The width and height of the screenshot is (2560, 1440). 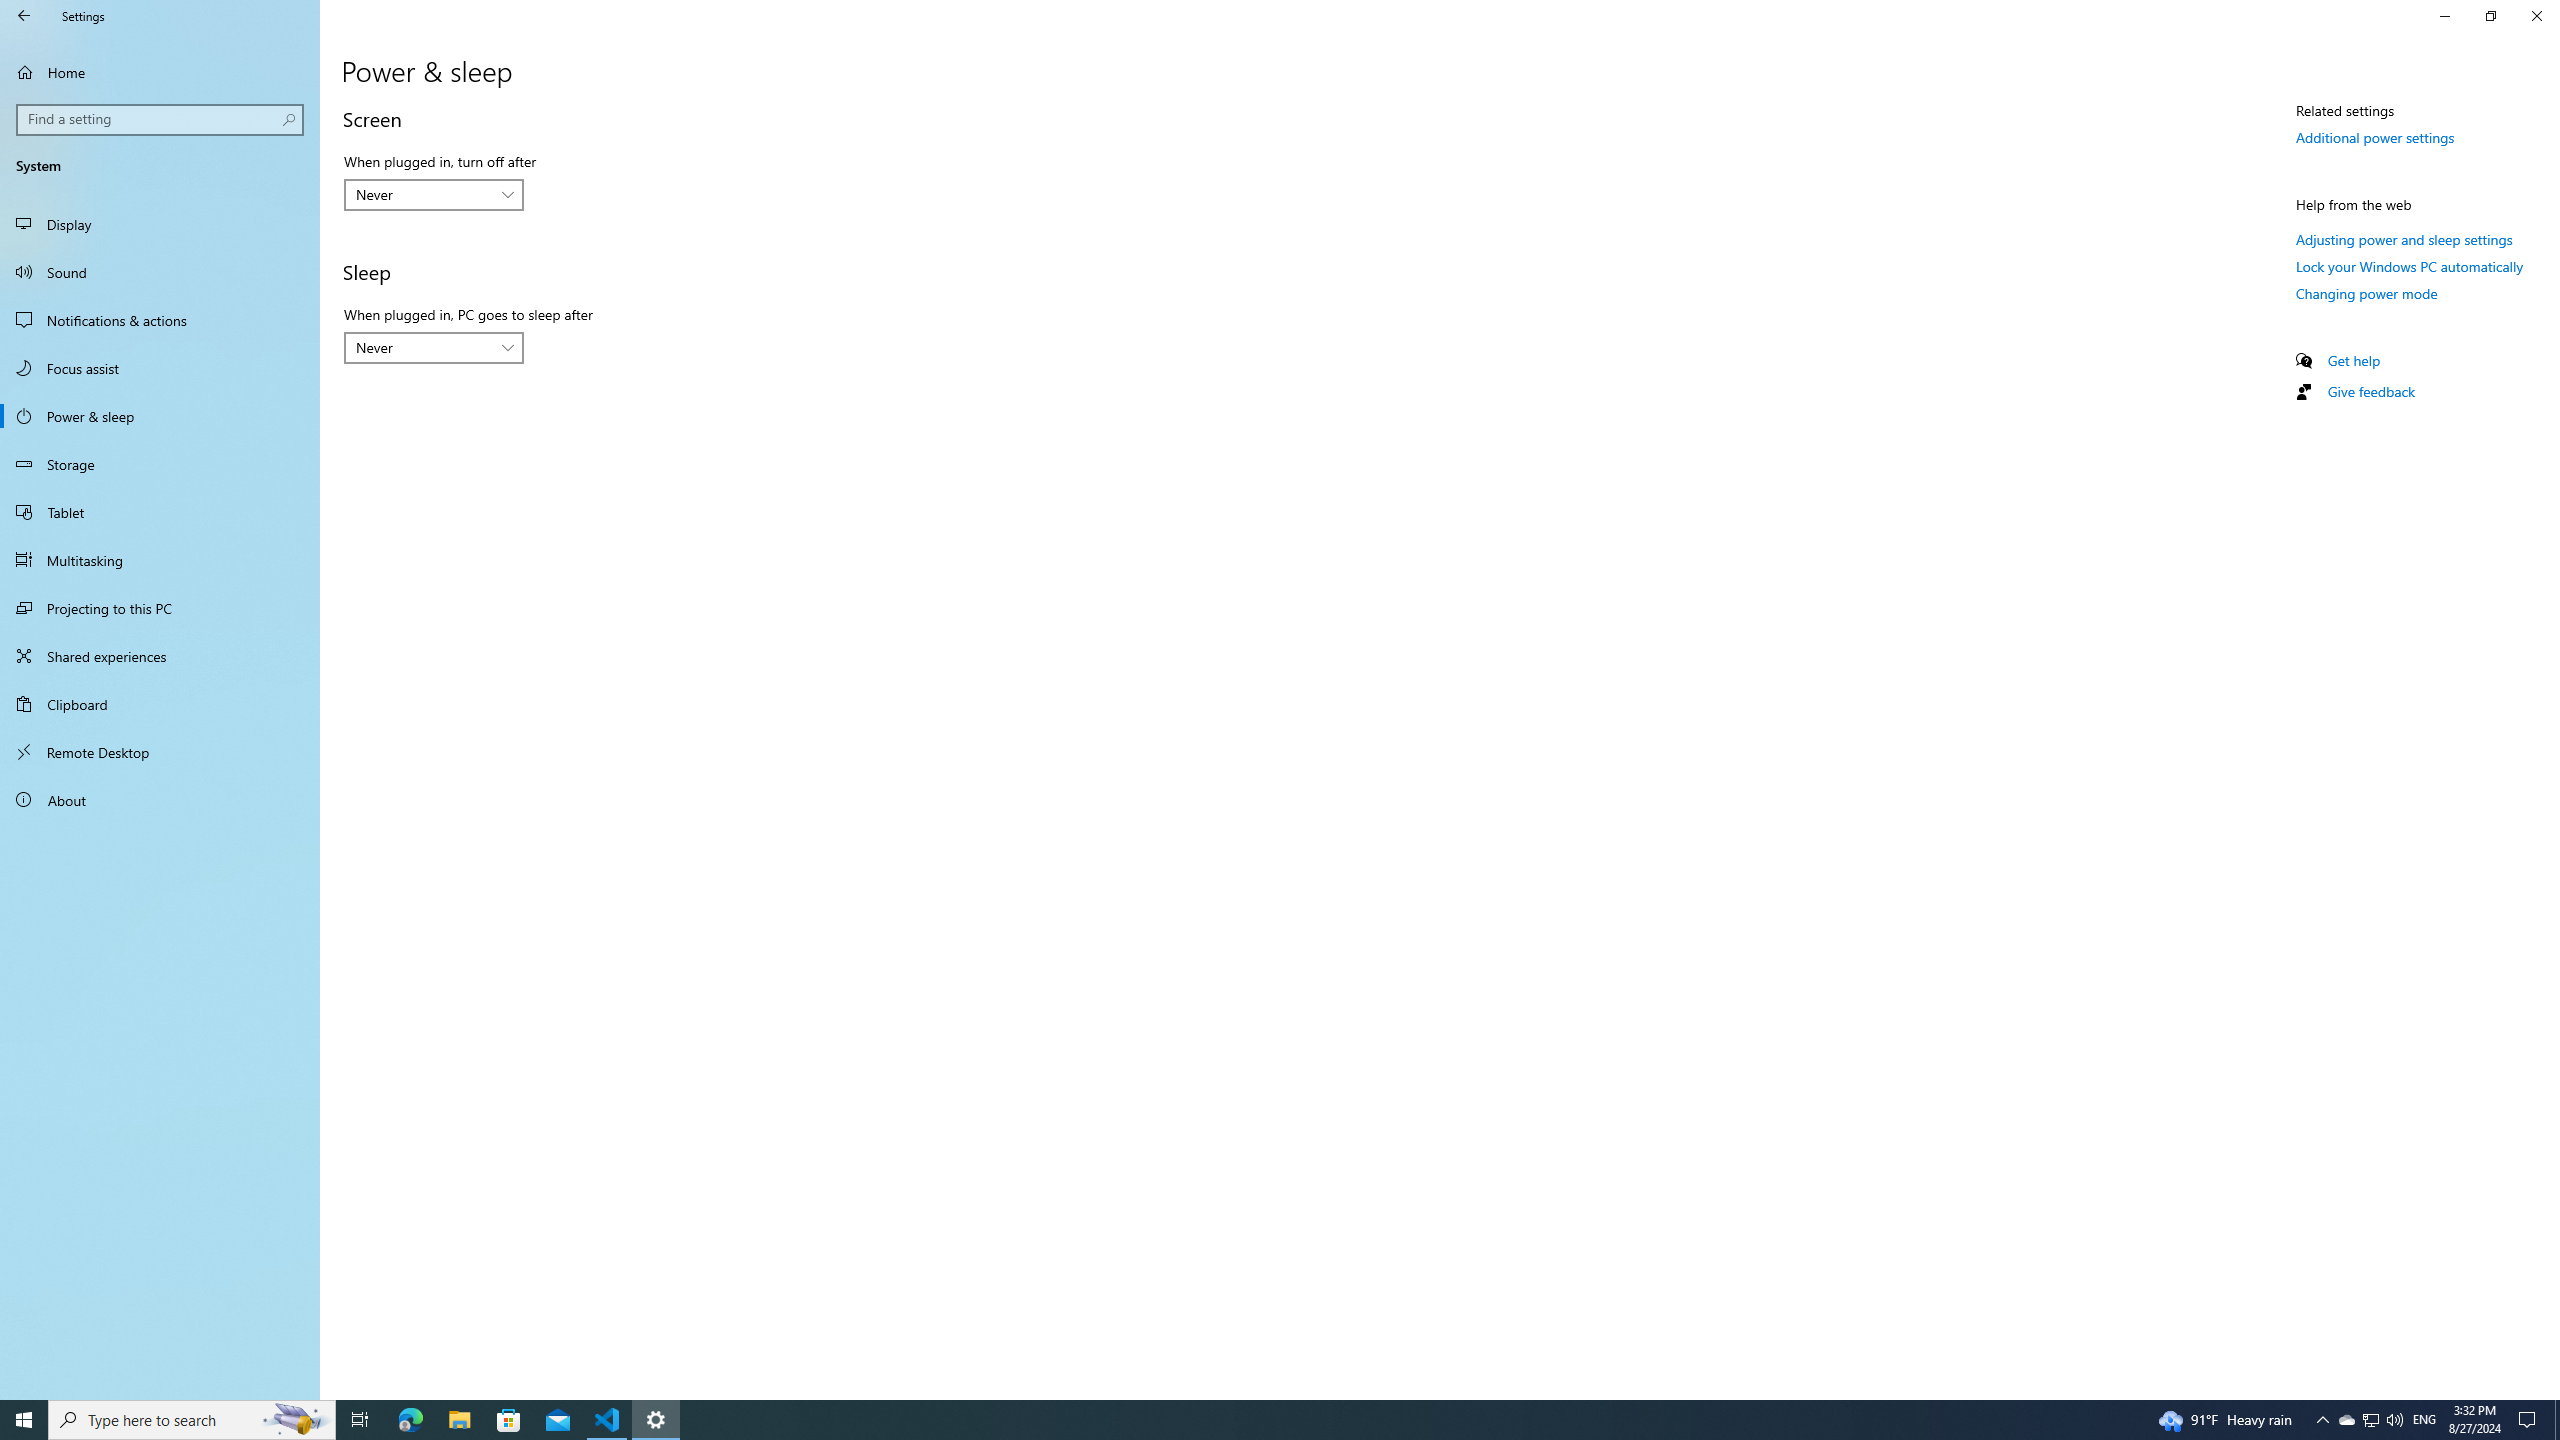 I want to click on 'Shared experiences', so click(x=159, y=654).